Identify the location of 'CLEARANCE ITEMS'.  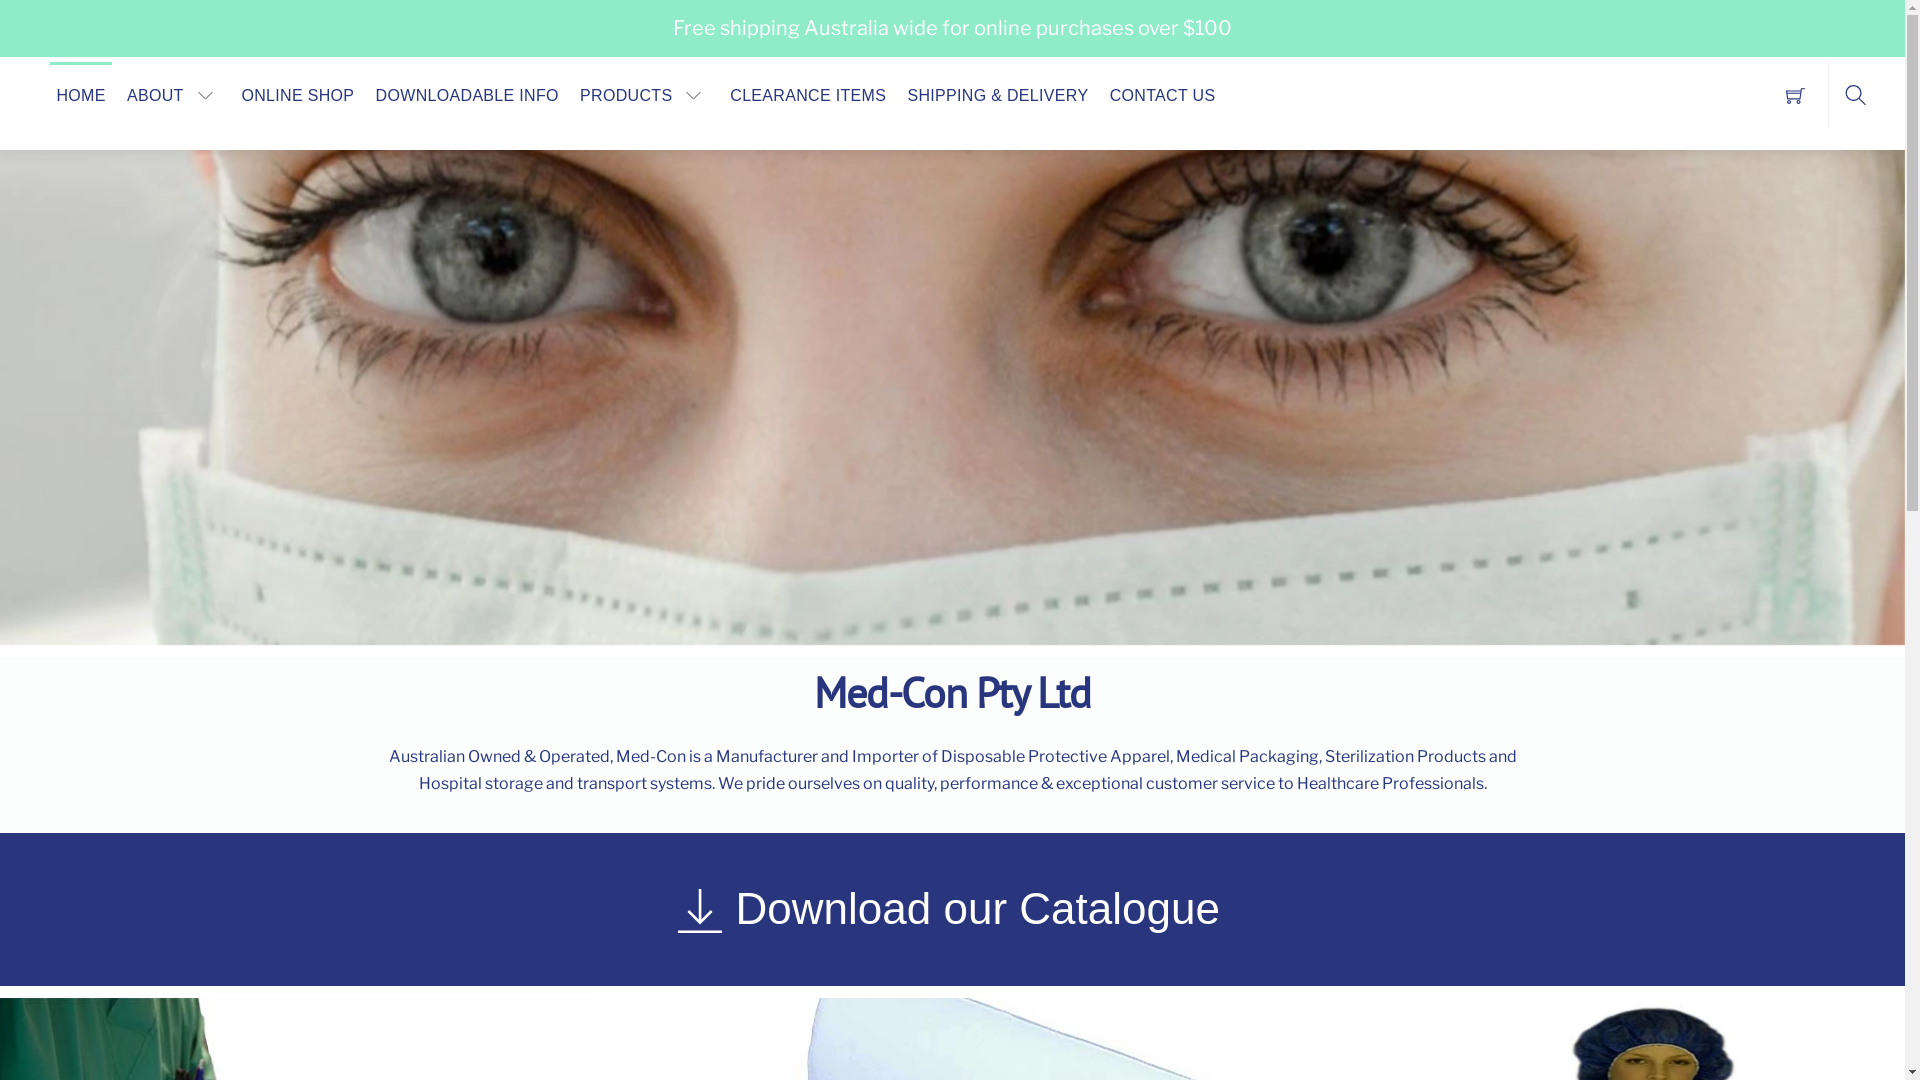
(808, 95).